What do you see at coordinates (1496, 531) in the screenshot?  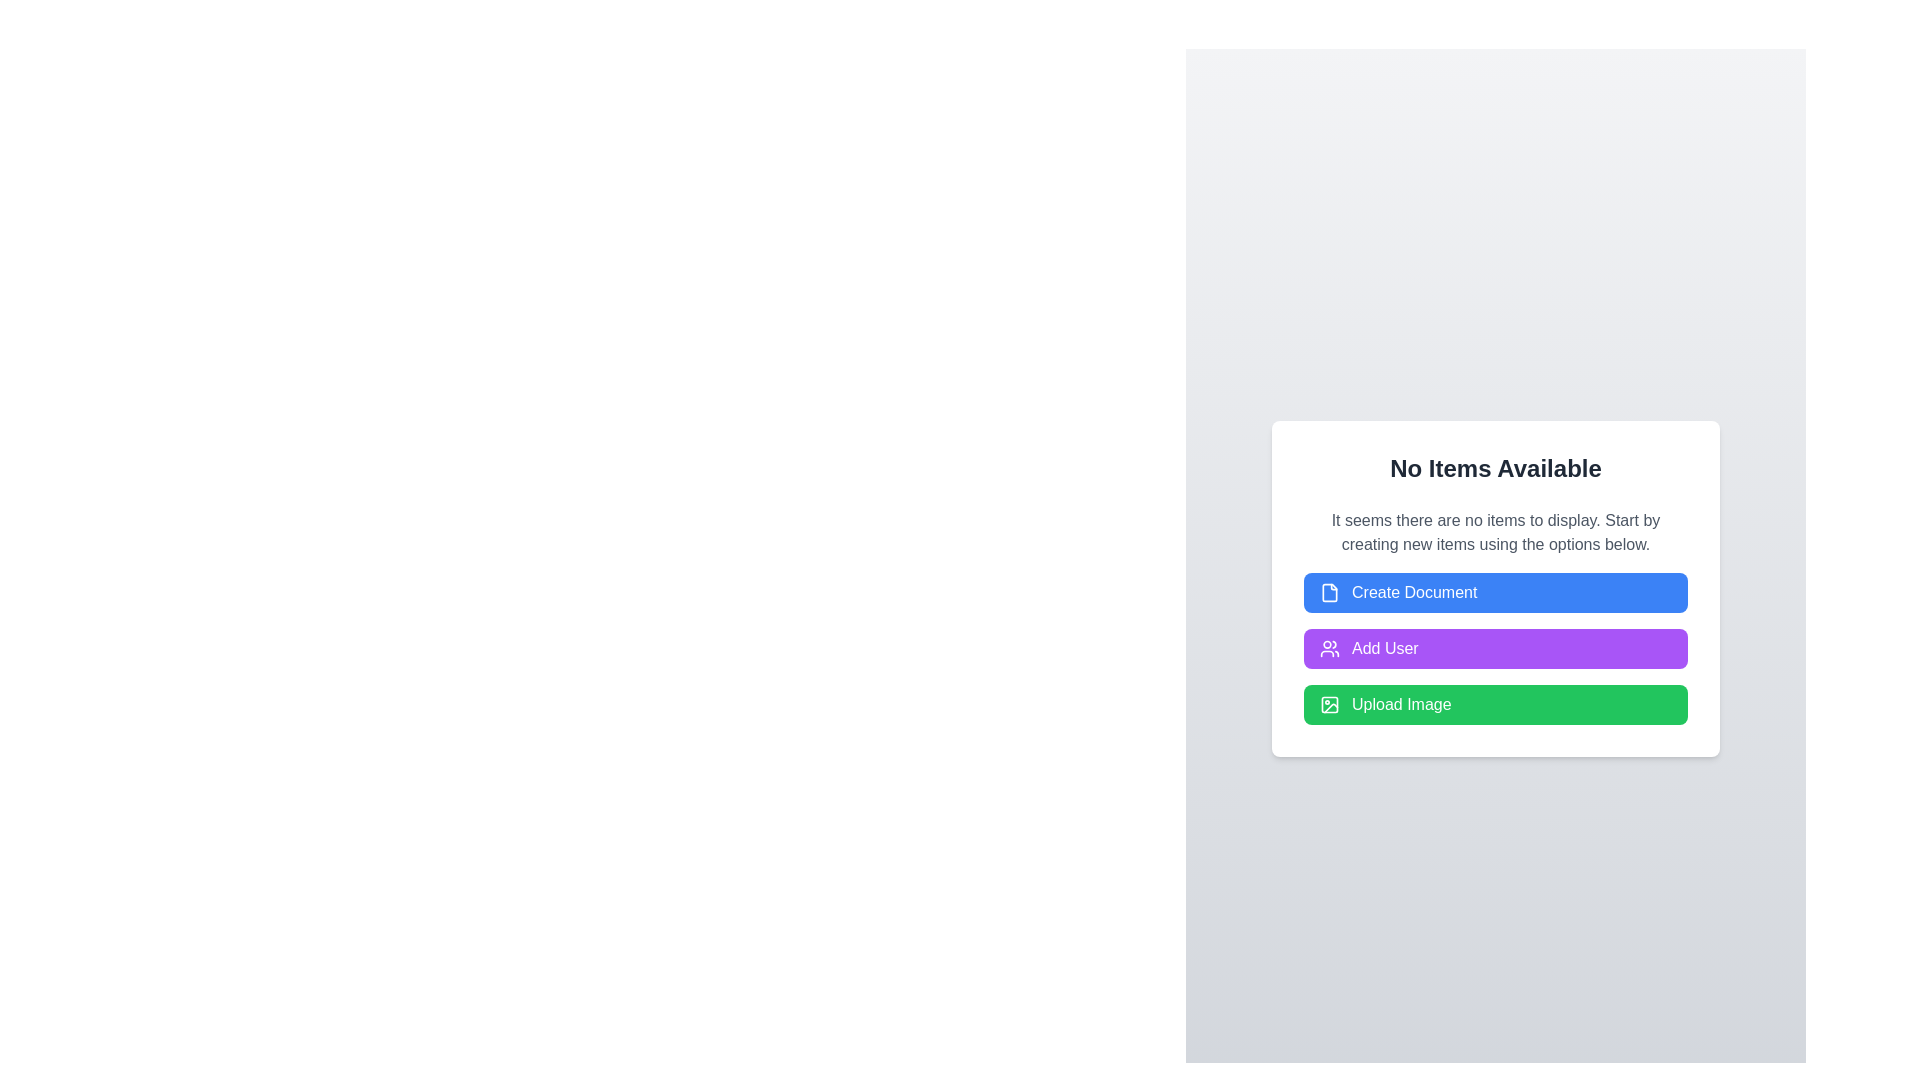 I see `the static text block displaying the message 'It seems there are no items` at bounding box center [1496, 531].